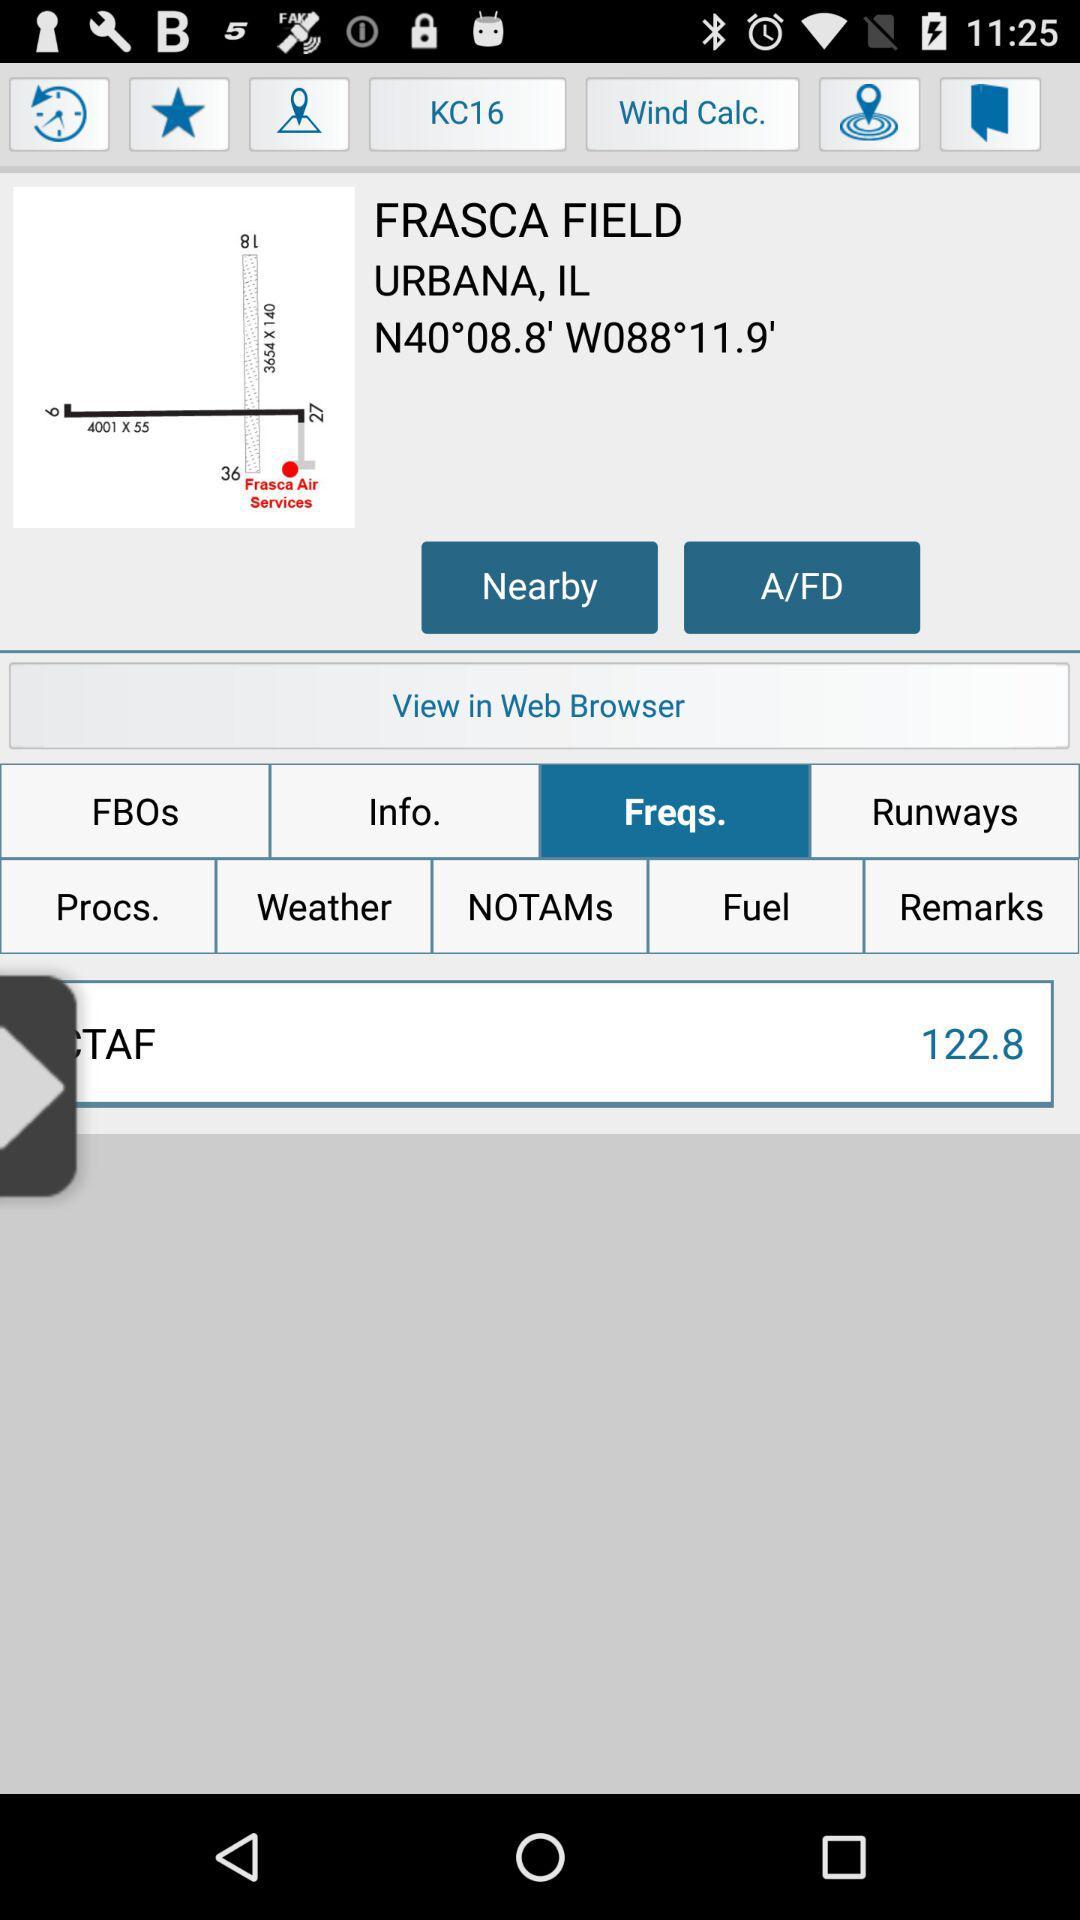  Describe the element at coordinates (184, 357) in the screenshot. I see `map` at that location.